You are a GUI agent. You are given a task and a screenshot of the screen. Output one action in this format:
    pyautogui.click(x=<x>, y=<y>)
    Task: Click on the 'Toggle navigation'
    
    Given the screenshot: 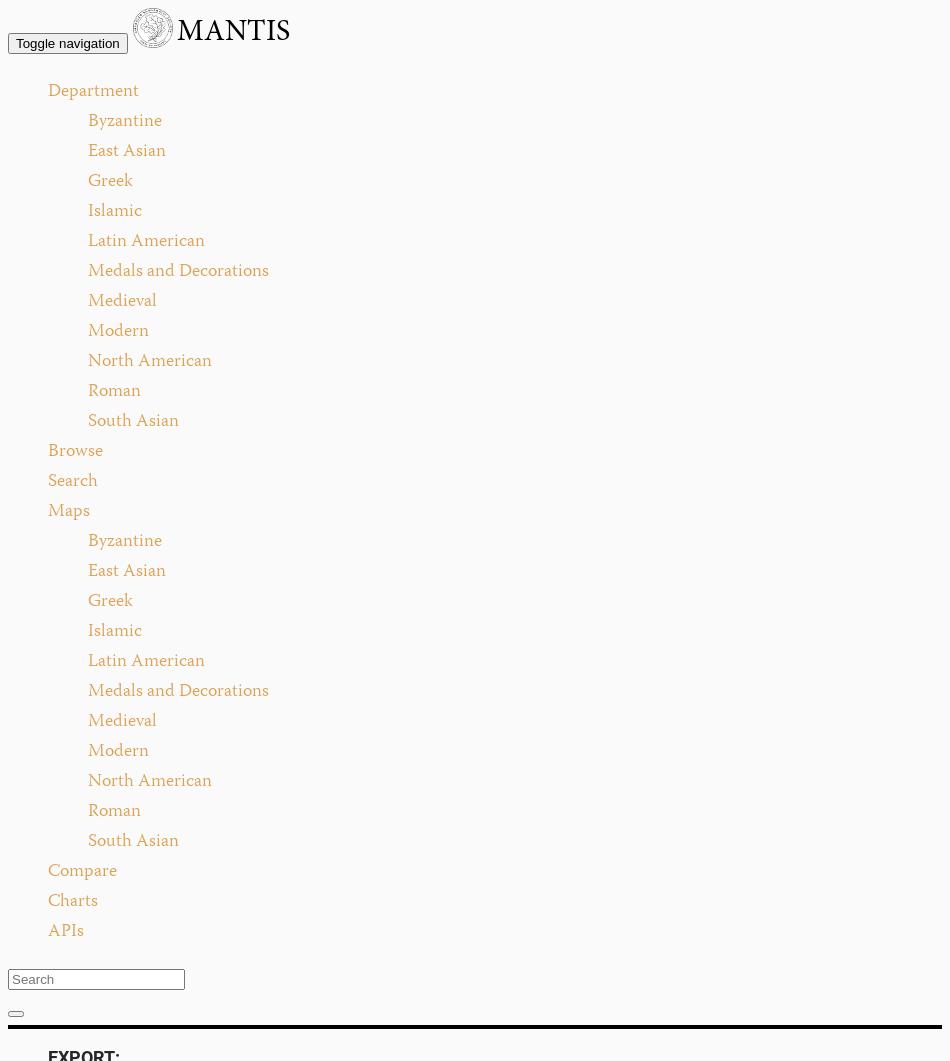 What is the action you would take?
    pyautogui.click(x=67, y=43)
    